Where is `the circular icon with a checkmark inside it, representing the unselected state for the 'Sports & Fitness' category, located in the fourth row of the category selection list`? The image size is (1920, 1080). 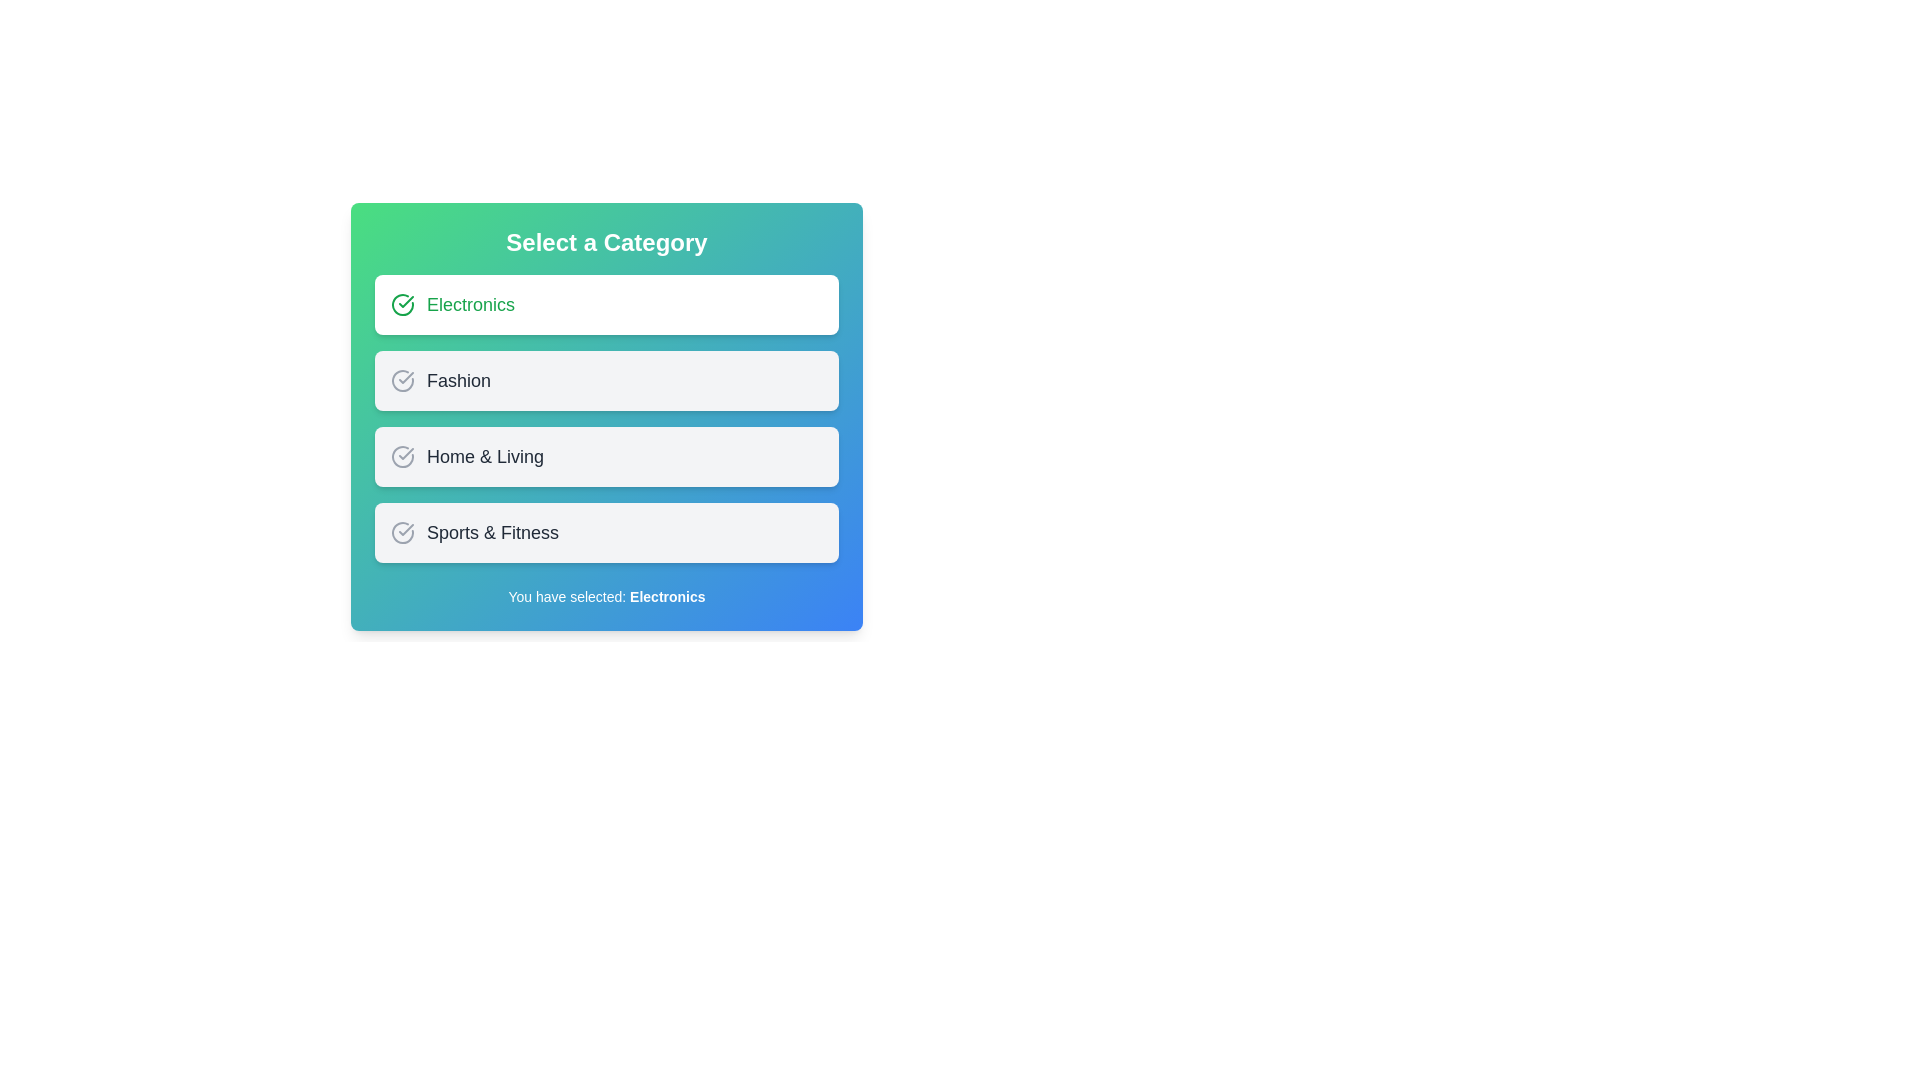 the circular icon with a checkmark inside it, representing the unselected state for the 'Sports & Fitness' category, located in the fourth row of the category selection list is located at coordinates (402, 531).